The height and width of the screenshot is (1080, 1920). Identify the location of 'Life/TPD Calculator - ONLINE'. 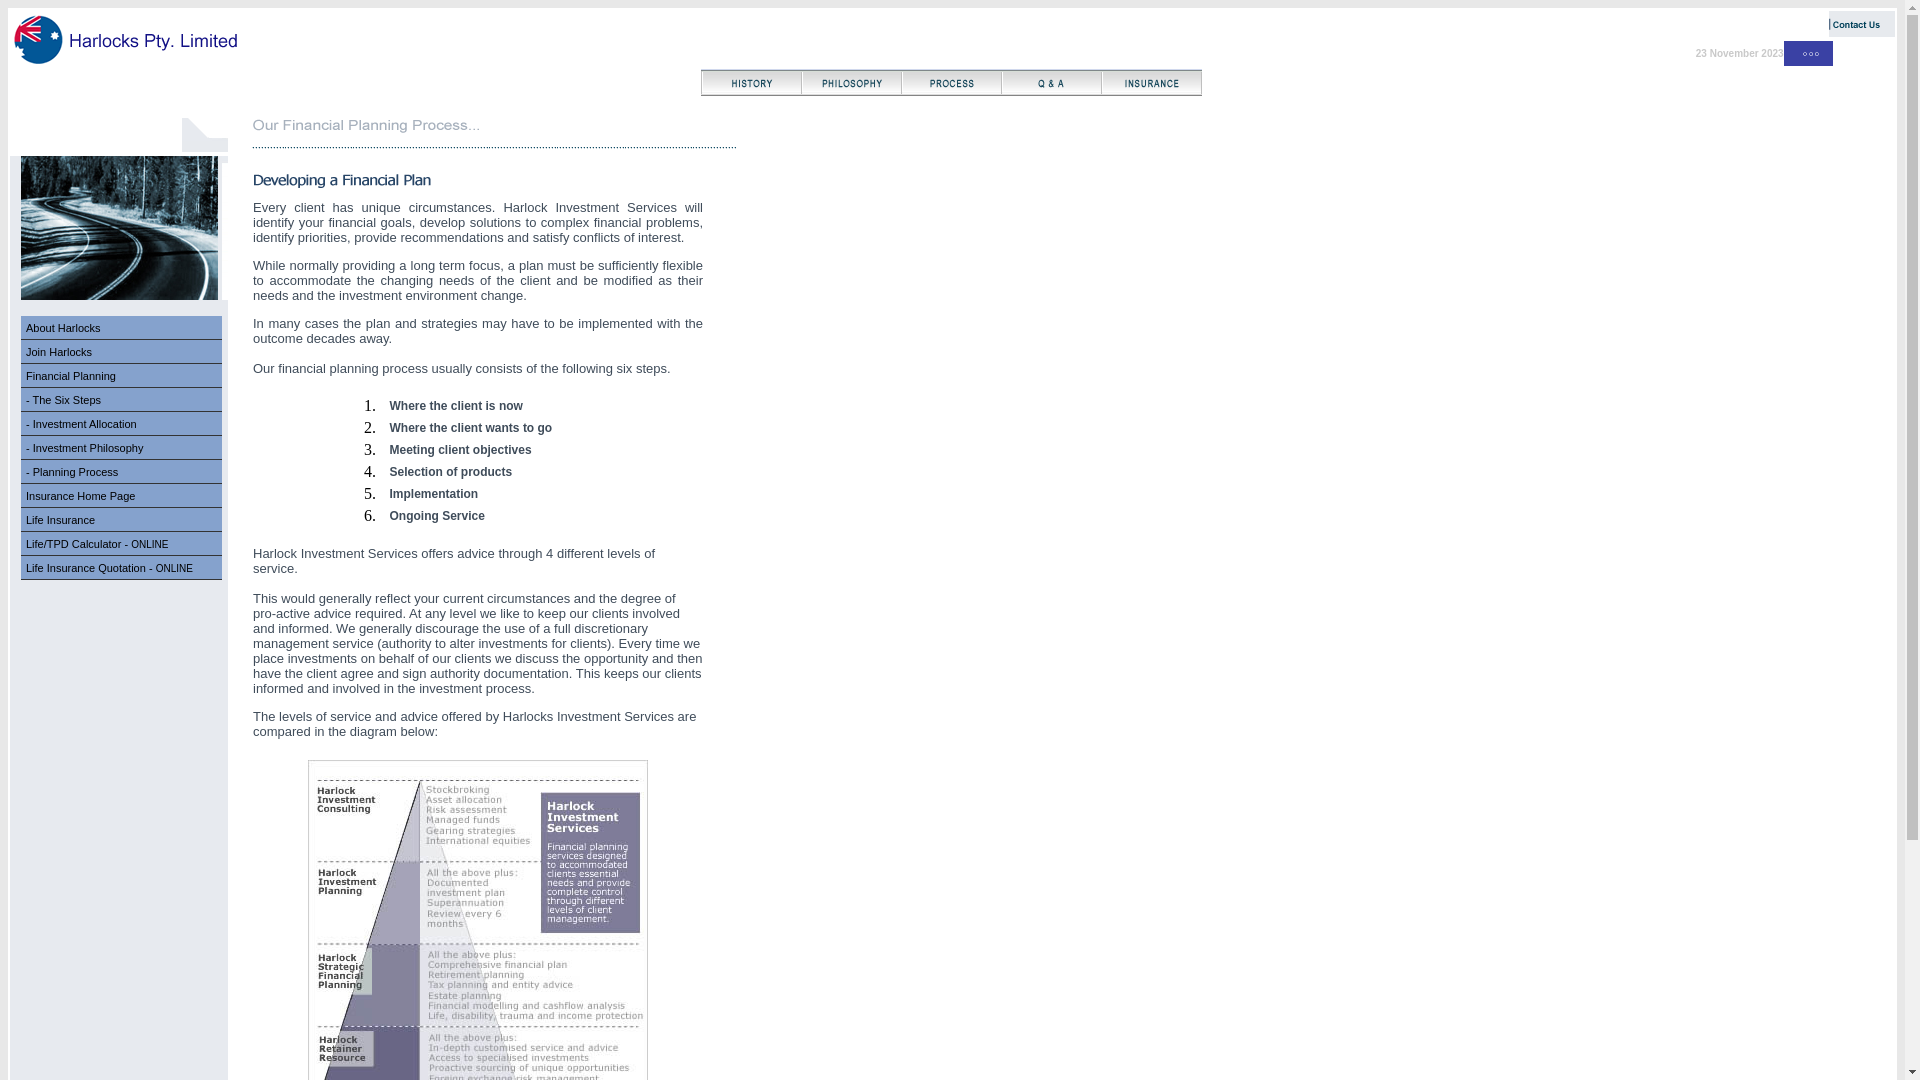
(120, 543).